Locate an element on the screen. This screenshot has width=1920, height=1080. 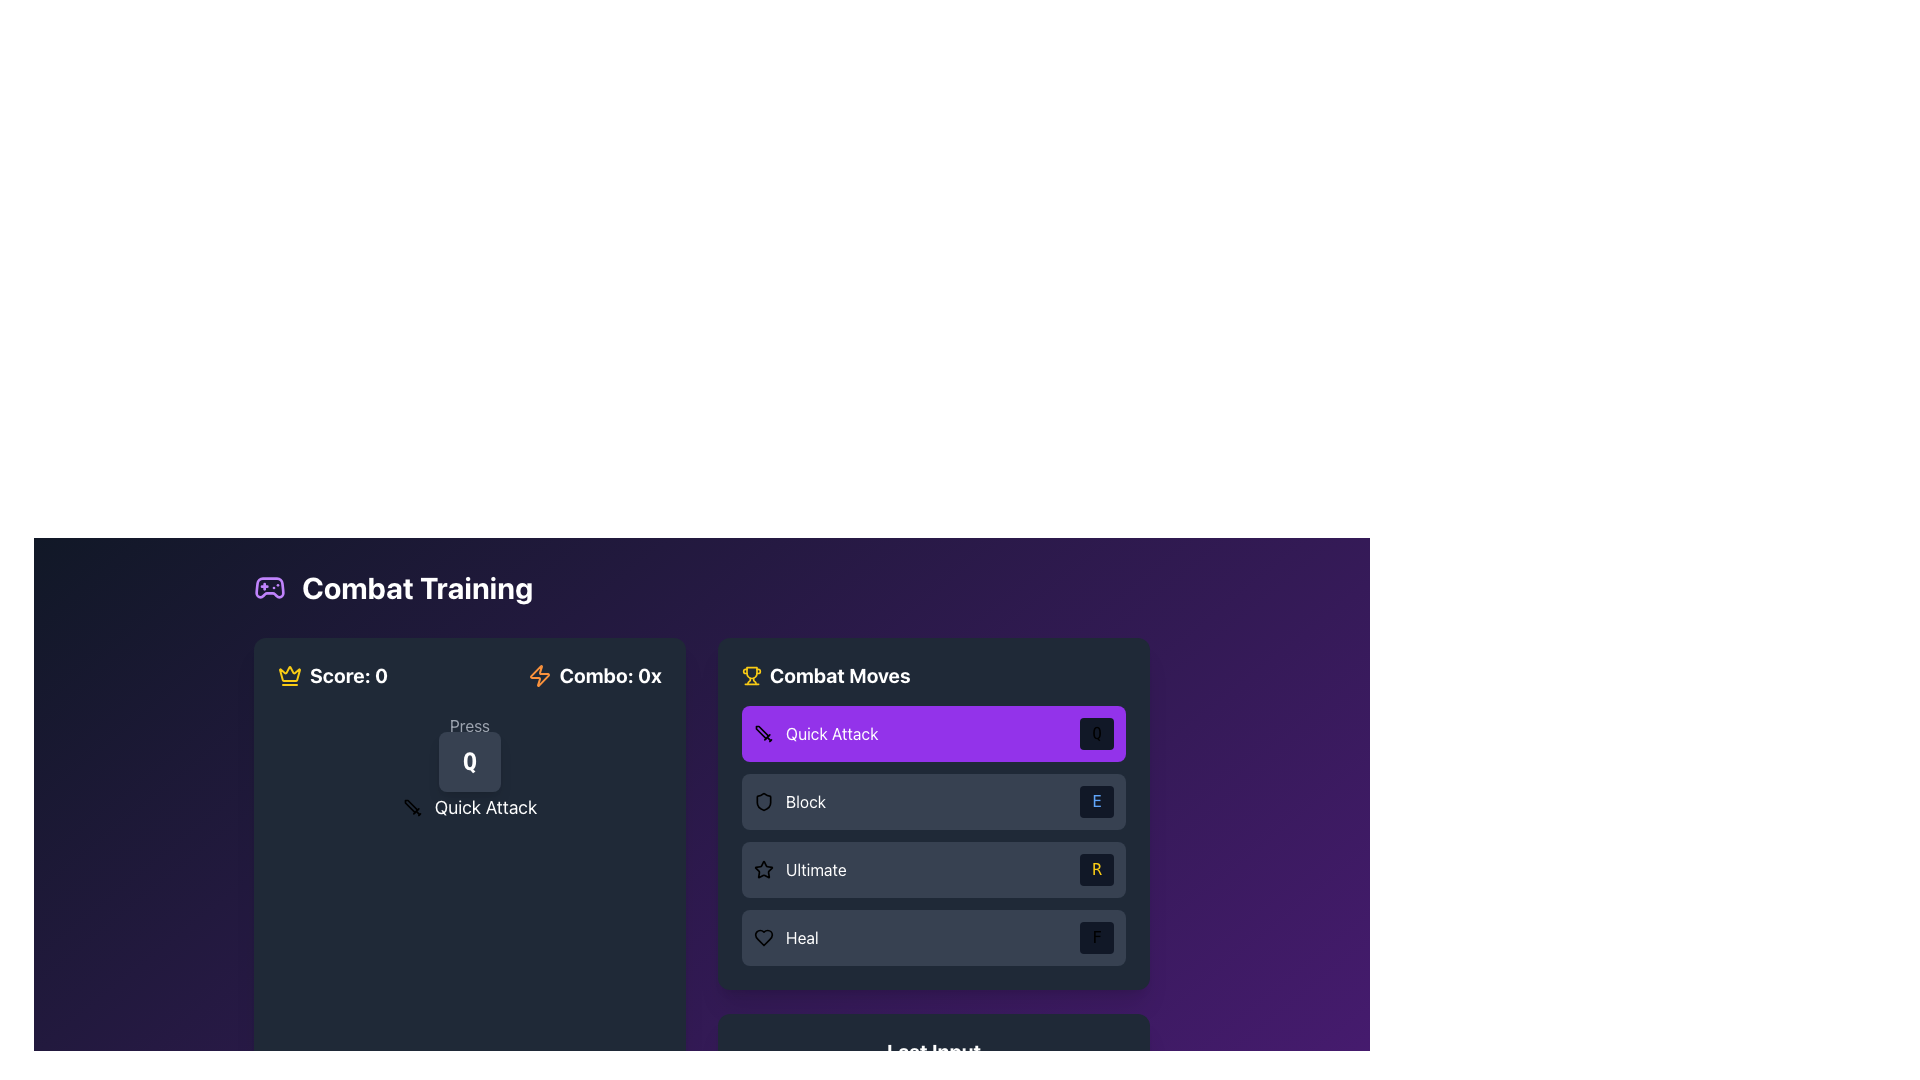
the sword icon in the 'Quick Attack' section of the Combat Training interface, which is the first icon preceding the 'Quick Attack' label is located at coordinates (411, 806).